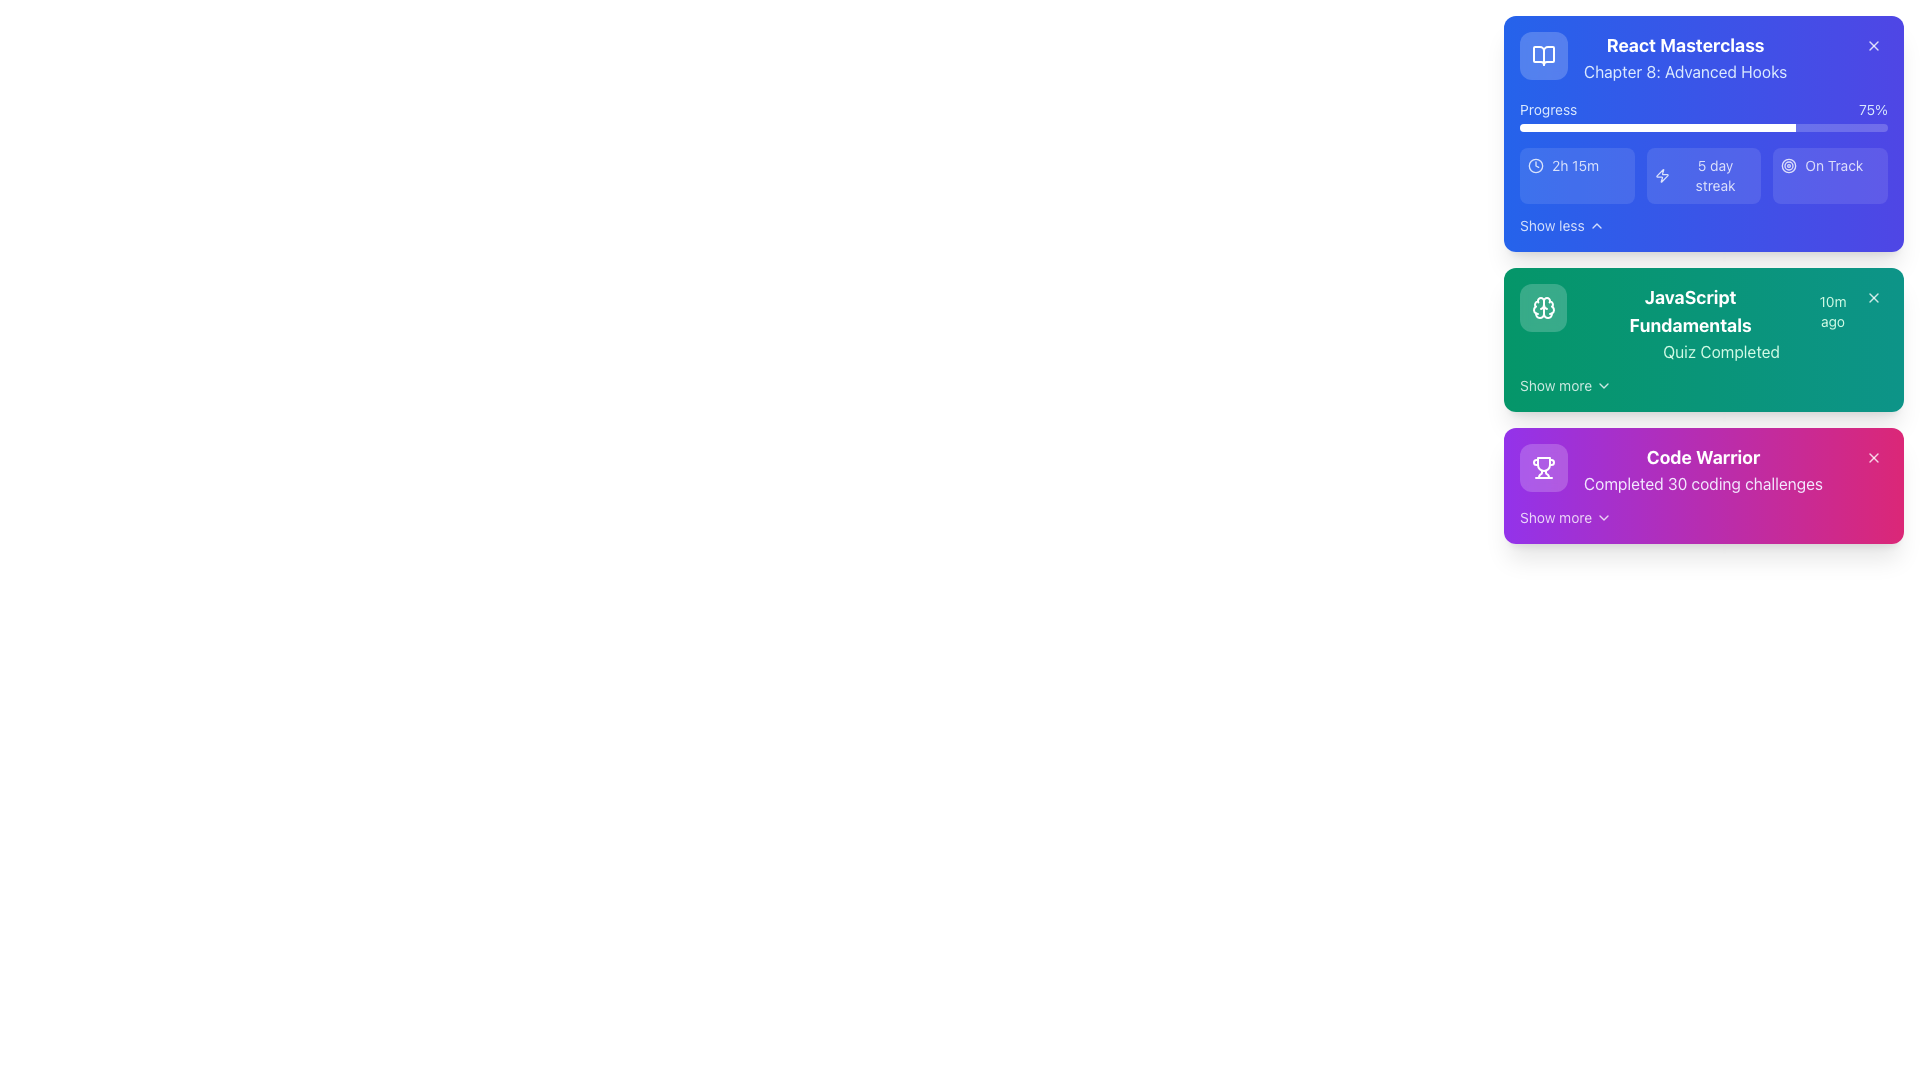 The image size is (1920, 1080). What do you see at coordinates (1703, 127) in the screenshot?
I see `the Progress bar that visually represents 75% completion, located below the text 'Progress' in the 'React Masterclass' section` at bounding box center [1703, 127].